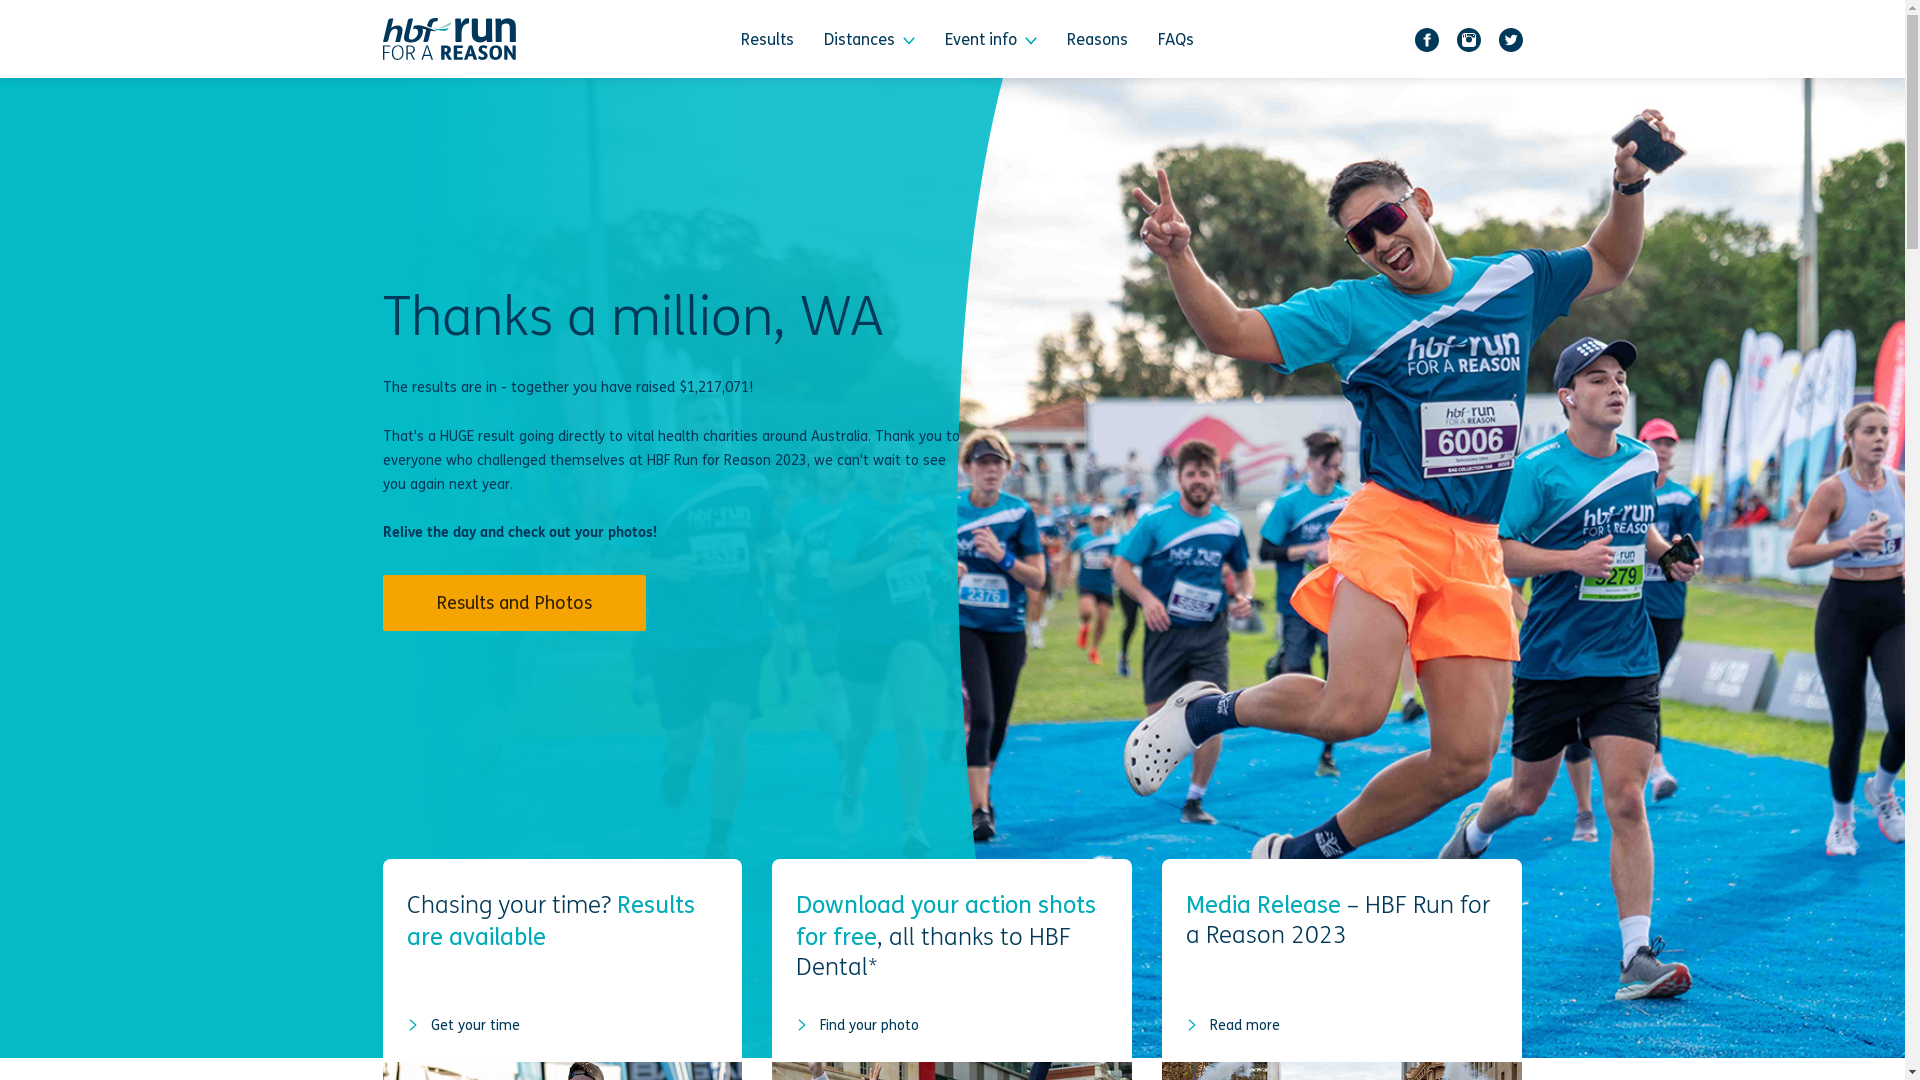  Describe the element at coordinates (1511, 38) in the screenshot. I see `'Twitter'` at that location.